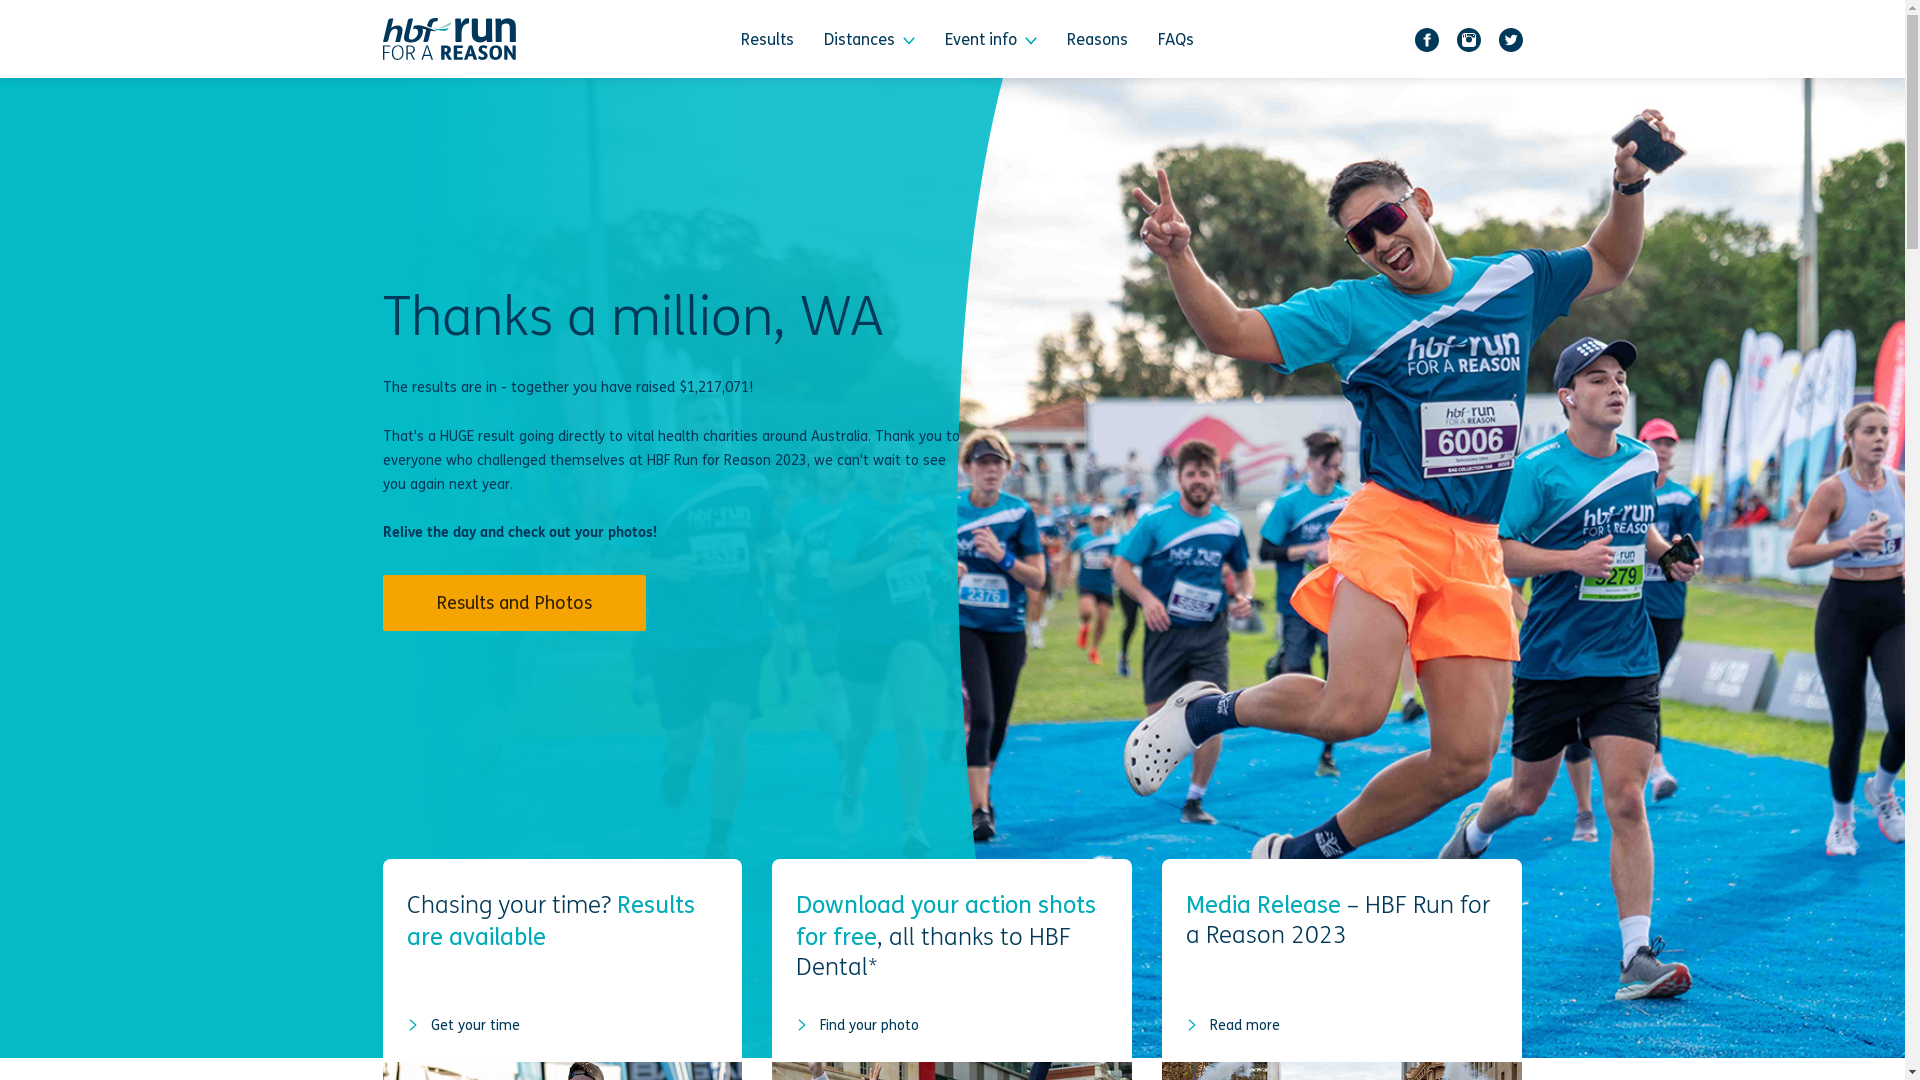  Describe the element at coordinates (1511, 38) in the screenshot. I see `'Twitter'` at that location.